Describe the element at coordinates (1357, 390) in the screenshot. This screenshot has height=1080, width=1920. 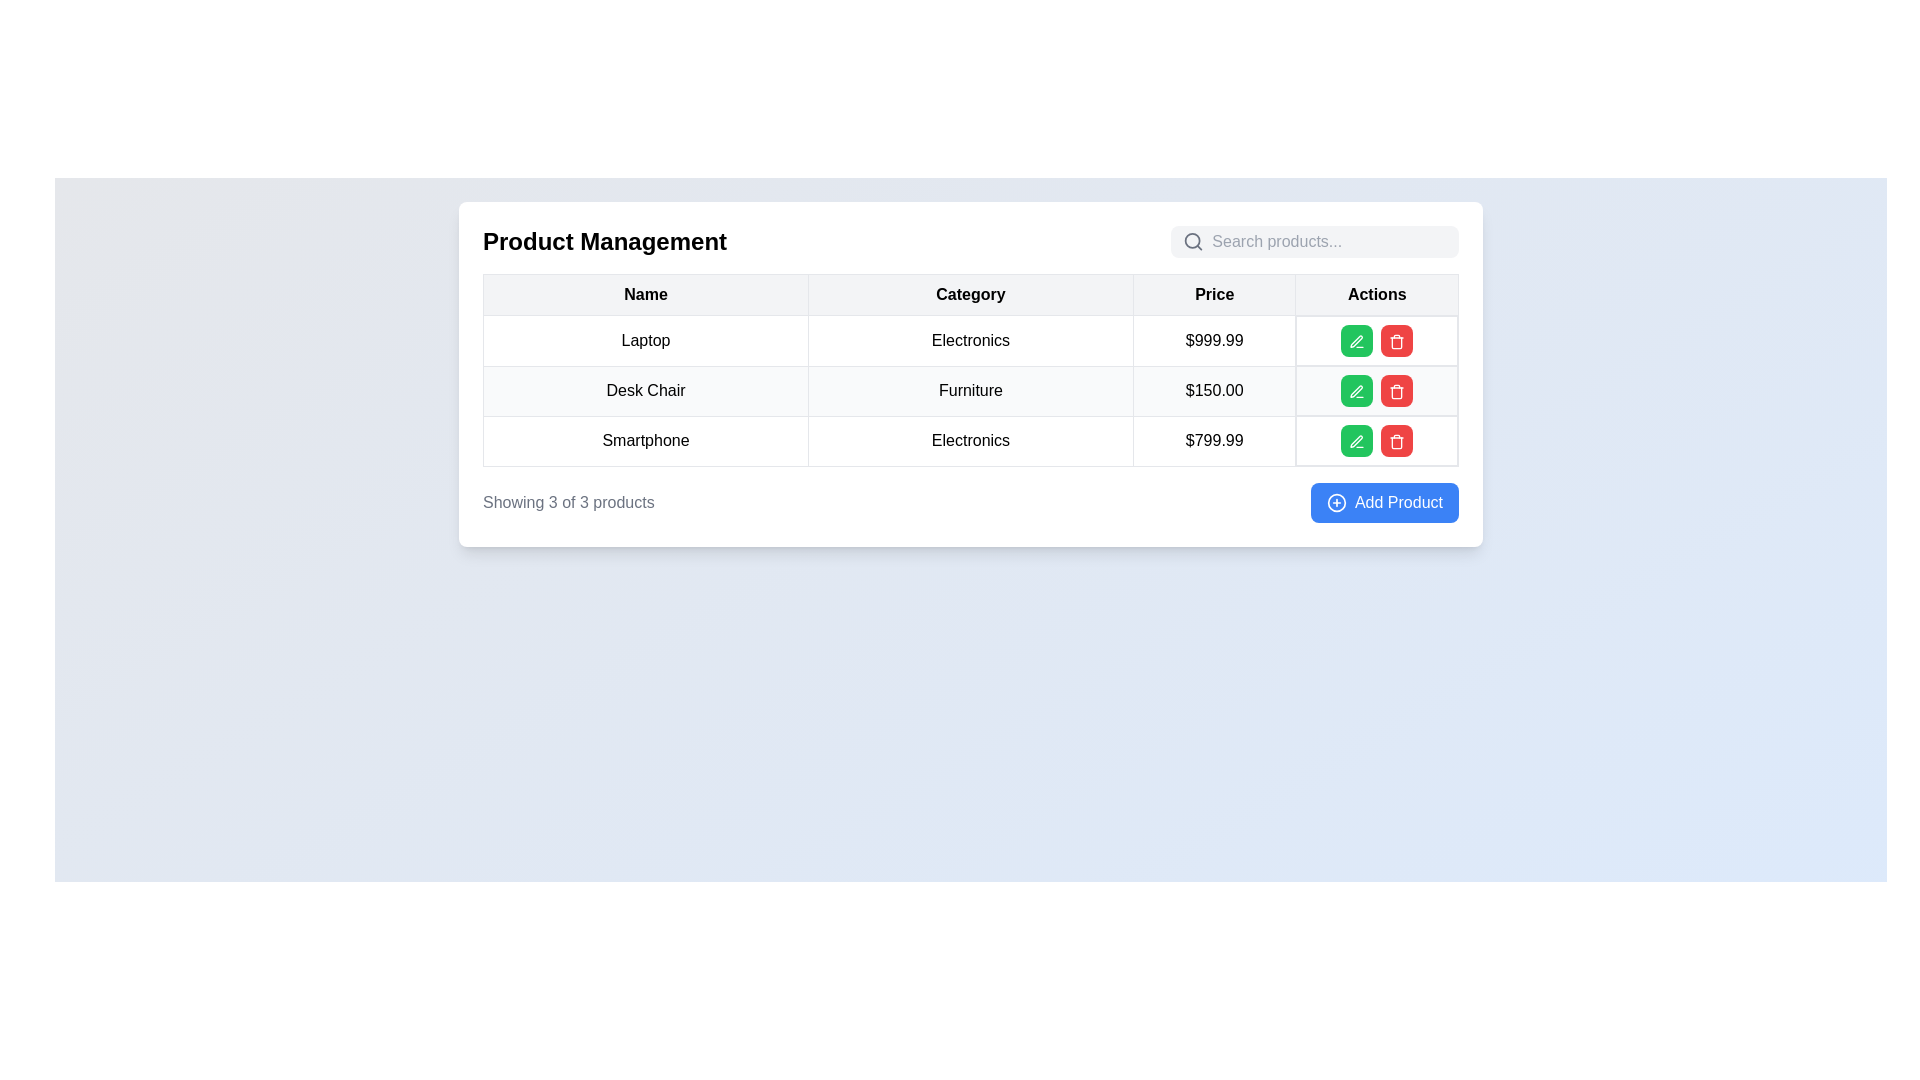
I see `the leftmost button in the third row of the 'Actions' column in the table` at that location.